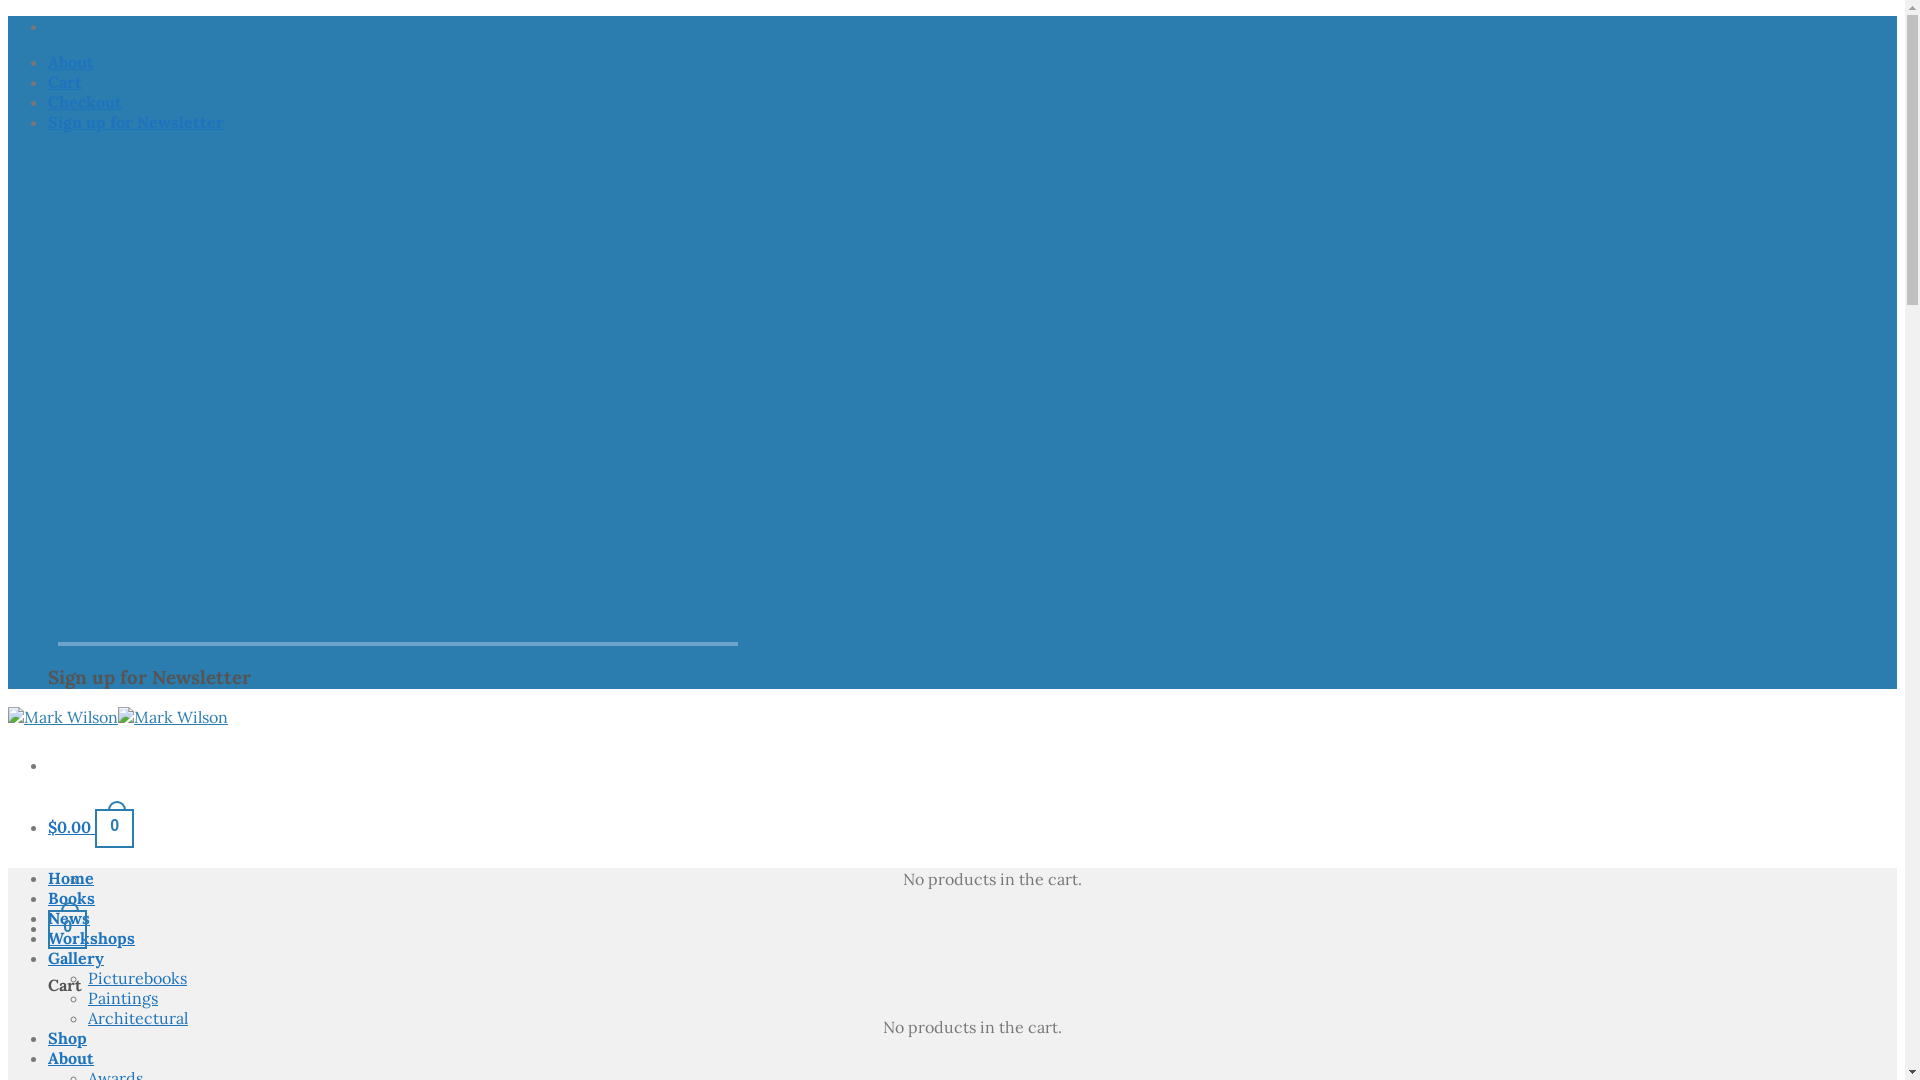  Describe the element at coordinates (48, 60) in the screenshot. I see `'About'` at that location.